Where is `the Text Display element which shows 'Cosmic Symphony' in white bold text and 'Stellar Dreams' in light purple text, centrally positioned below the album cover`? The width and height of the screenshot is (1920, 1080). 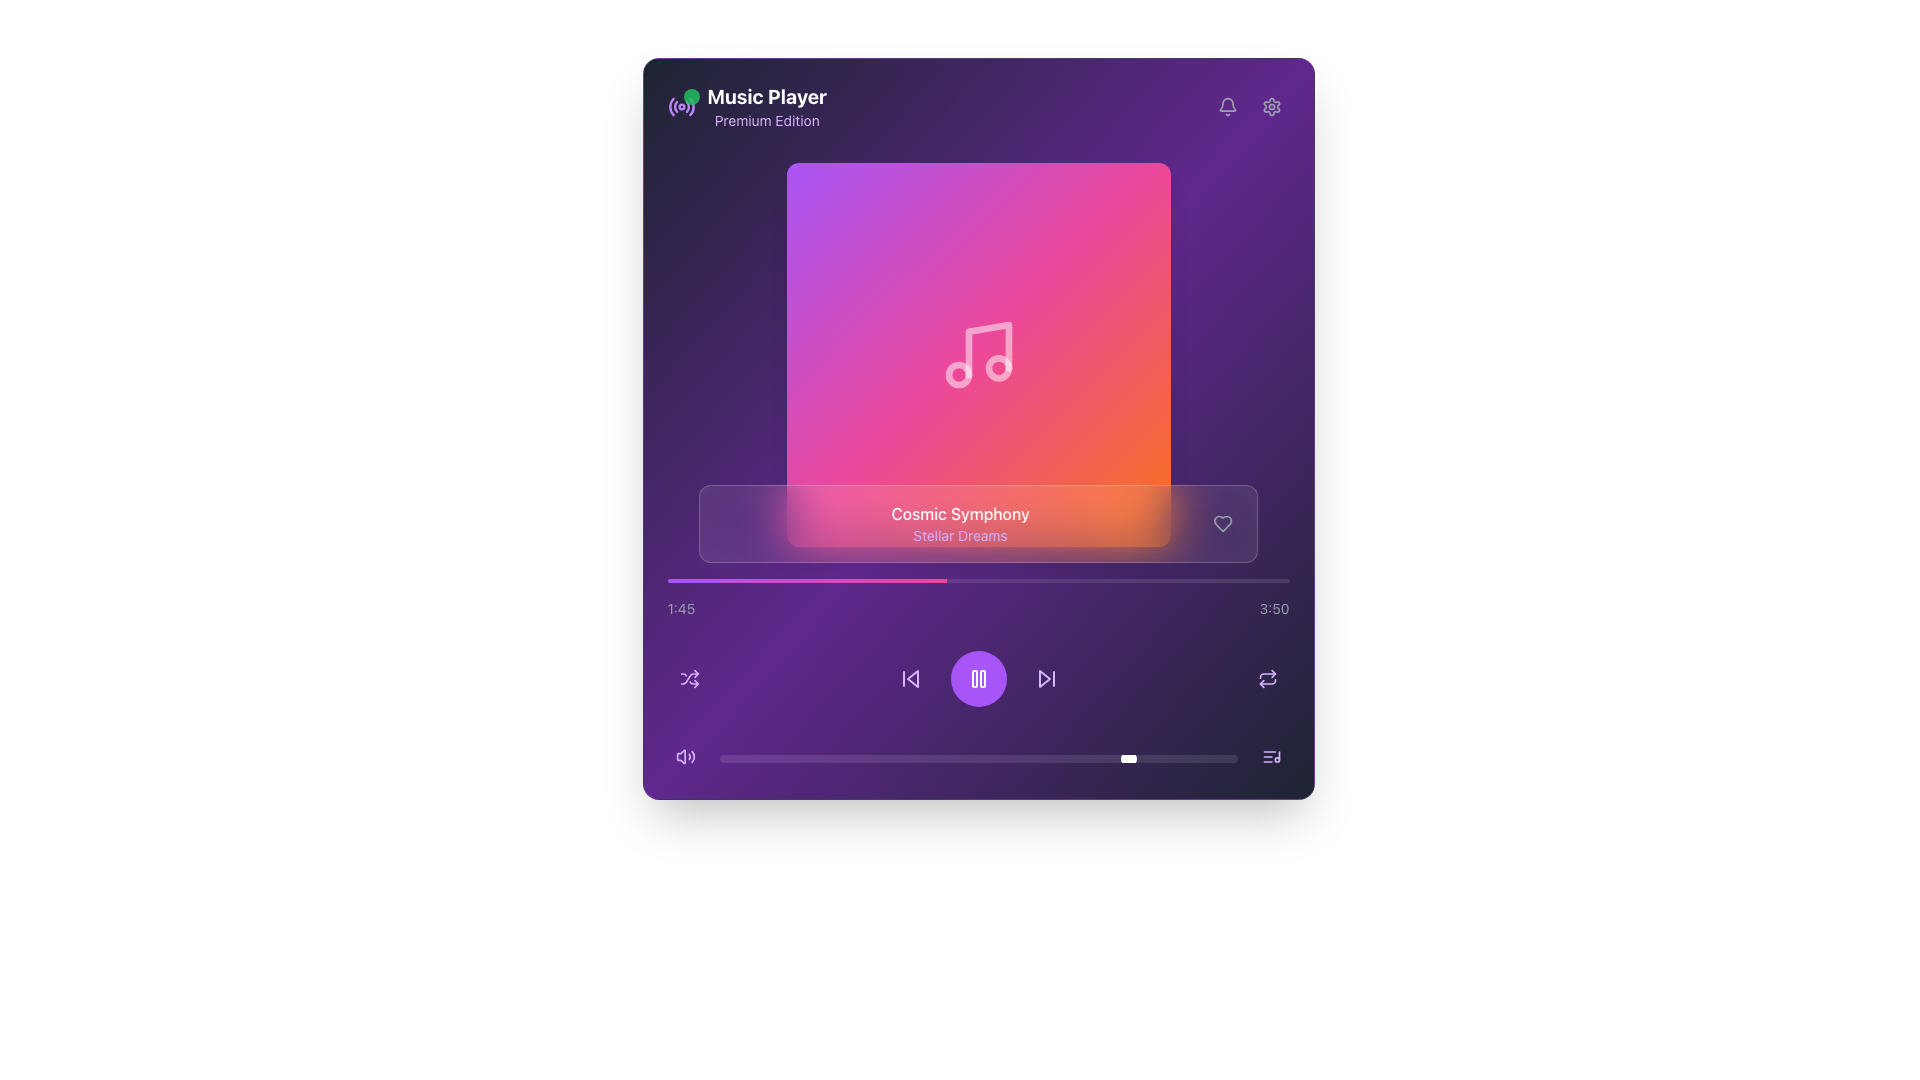 the Text Display element which shows 'Cosmic Symphony' in white bold text and 'Stellar Dreams' in light purple text, centrally positioned below the album cover is located at coordinates (960, 523).